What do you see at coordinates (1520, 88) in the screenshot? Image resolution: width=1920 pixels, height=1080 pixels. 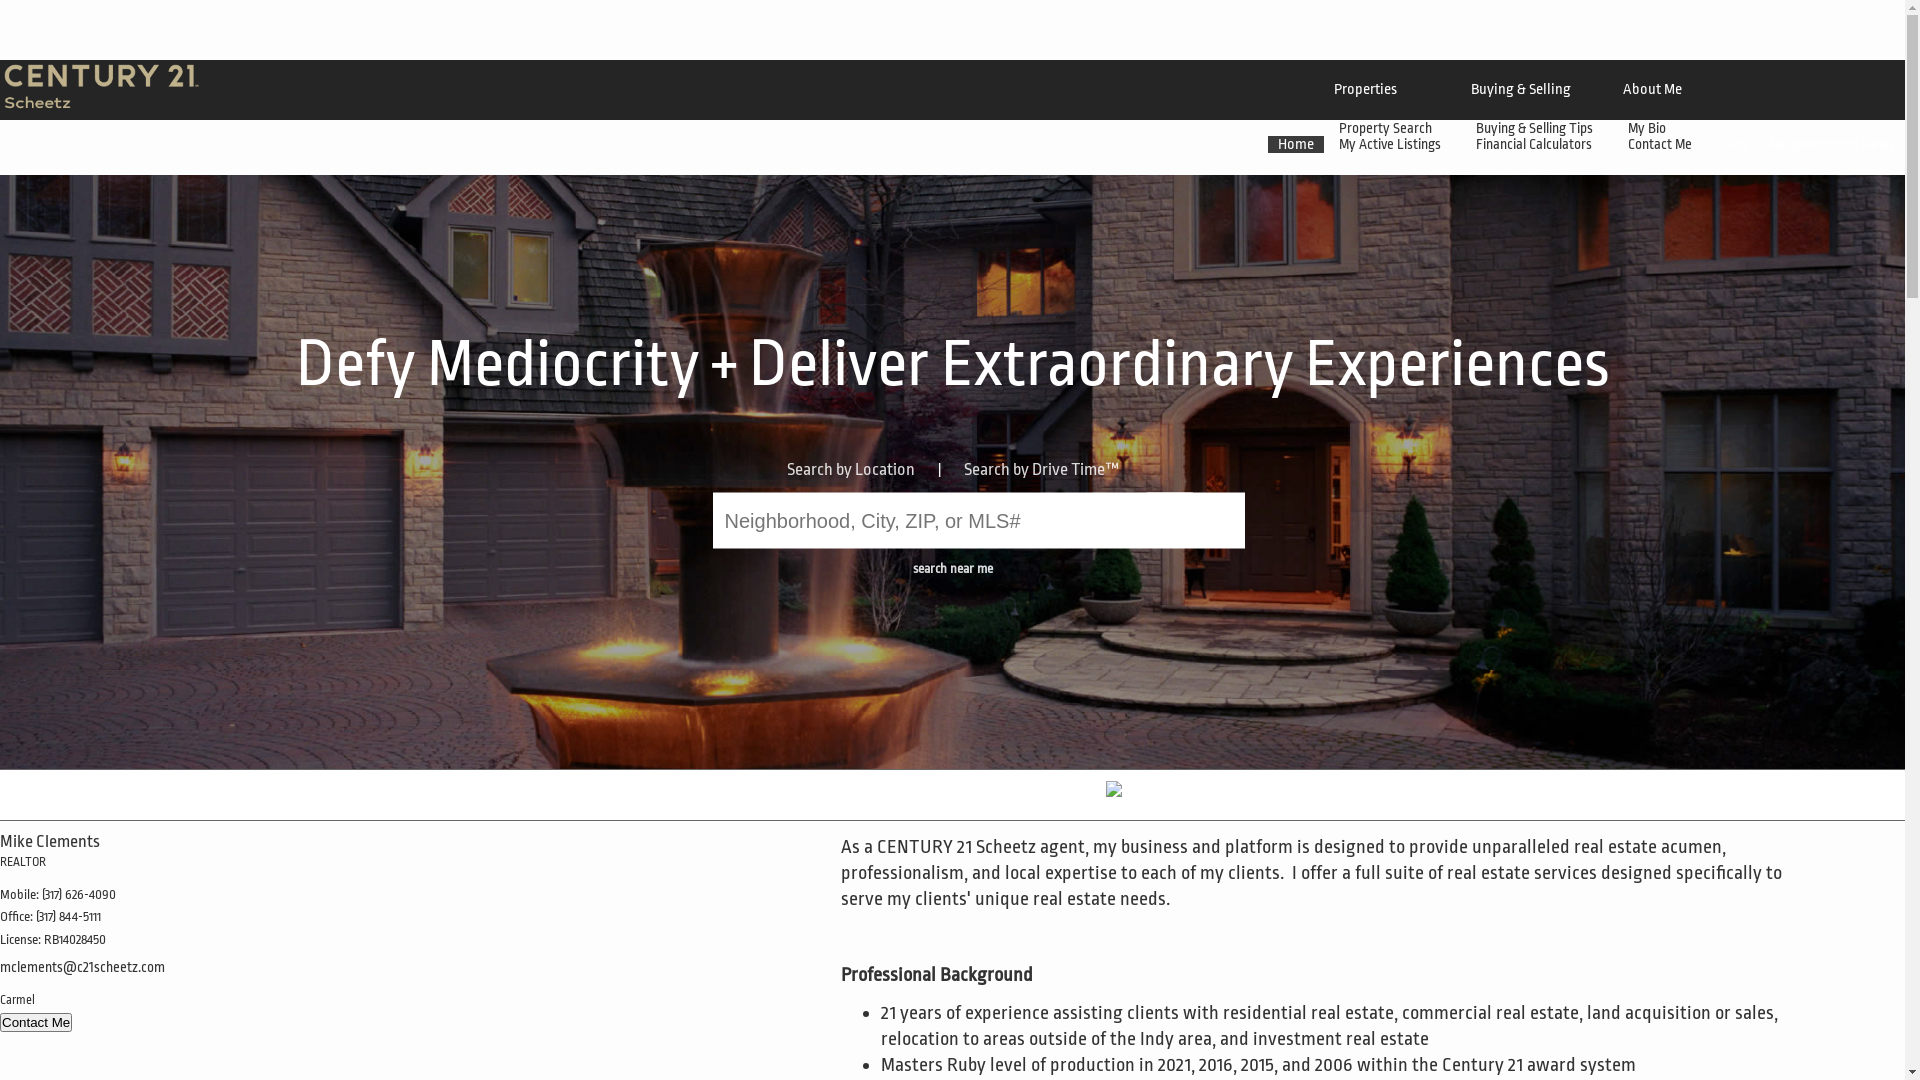 I see `'Buying & Selling'` at bounding box center [1520, 88].